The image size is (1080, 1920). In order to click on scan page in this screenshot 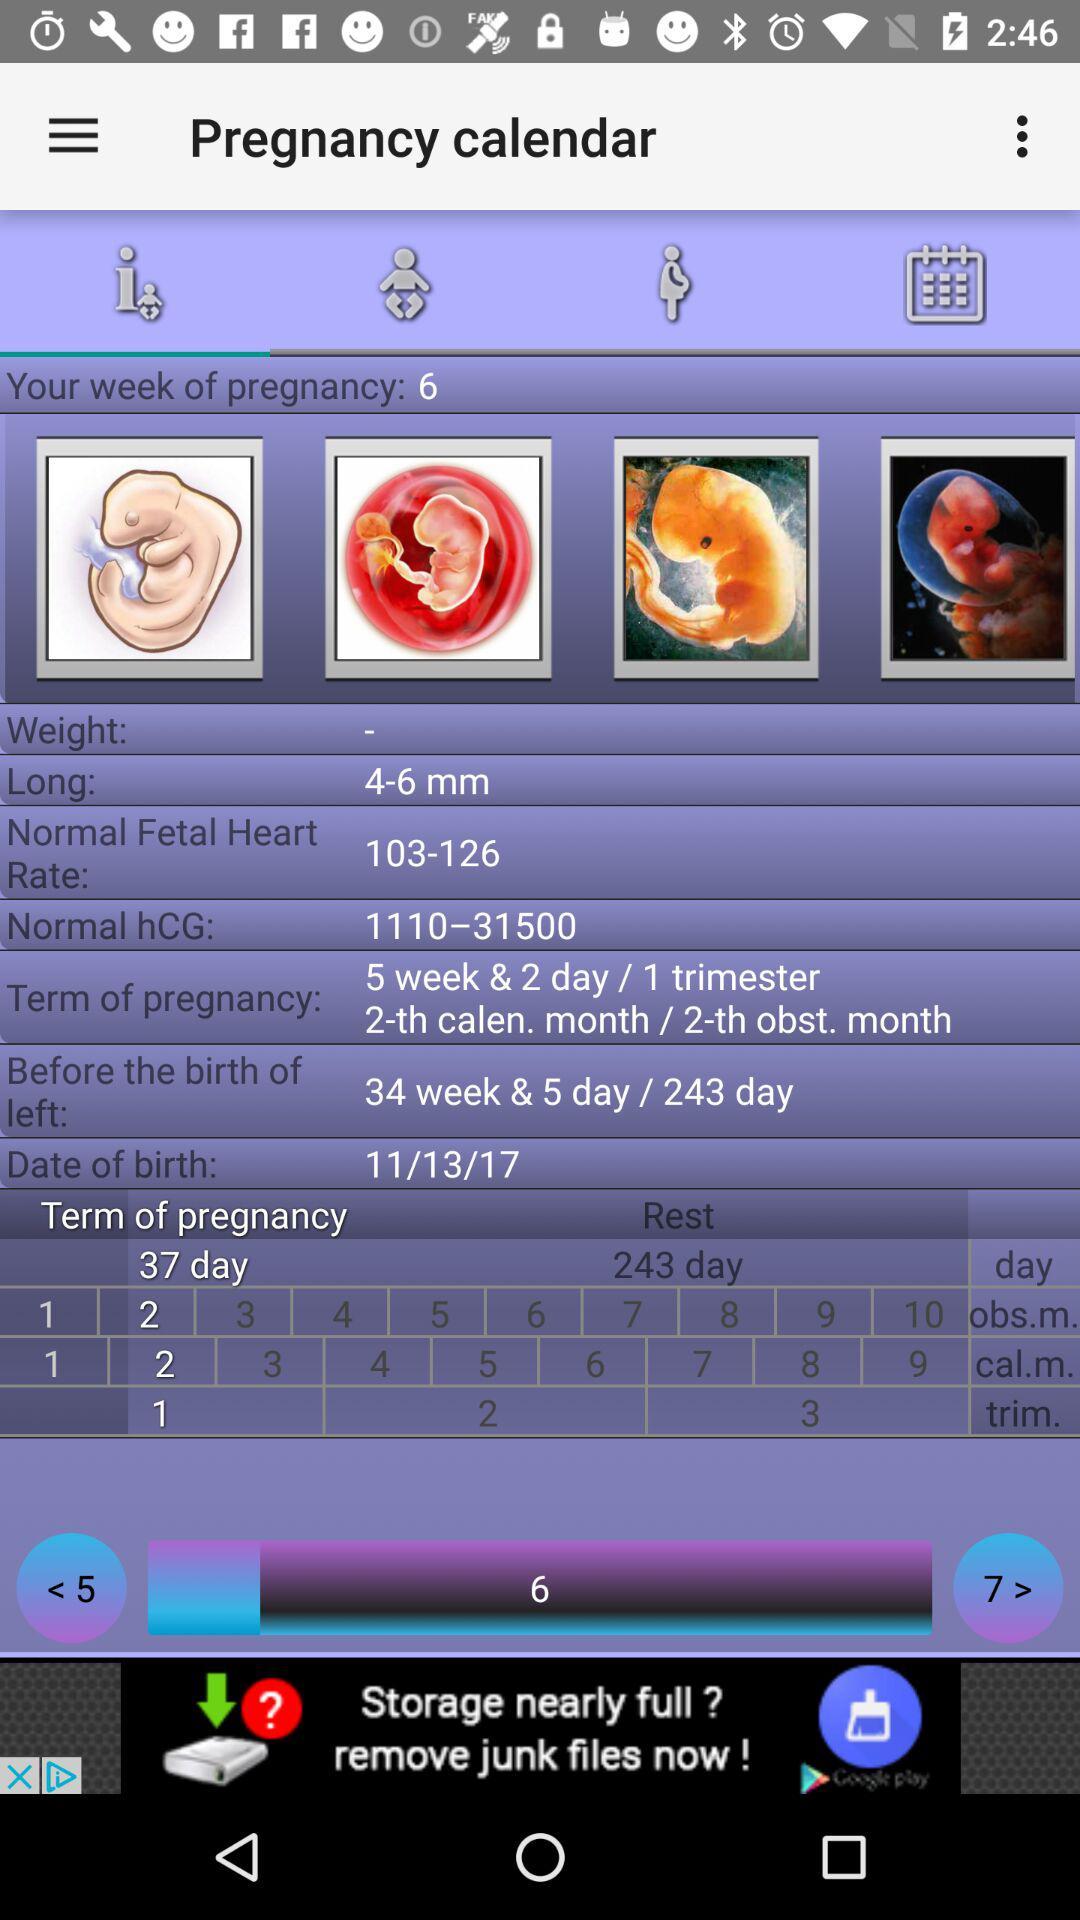, I will do `click(437, 558)`.